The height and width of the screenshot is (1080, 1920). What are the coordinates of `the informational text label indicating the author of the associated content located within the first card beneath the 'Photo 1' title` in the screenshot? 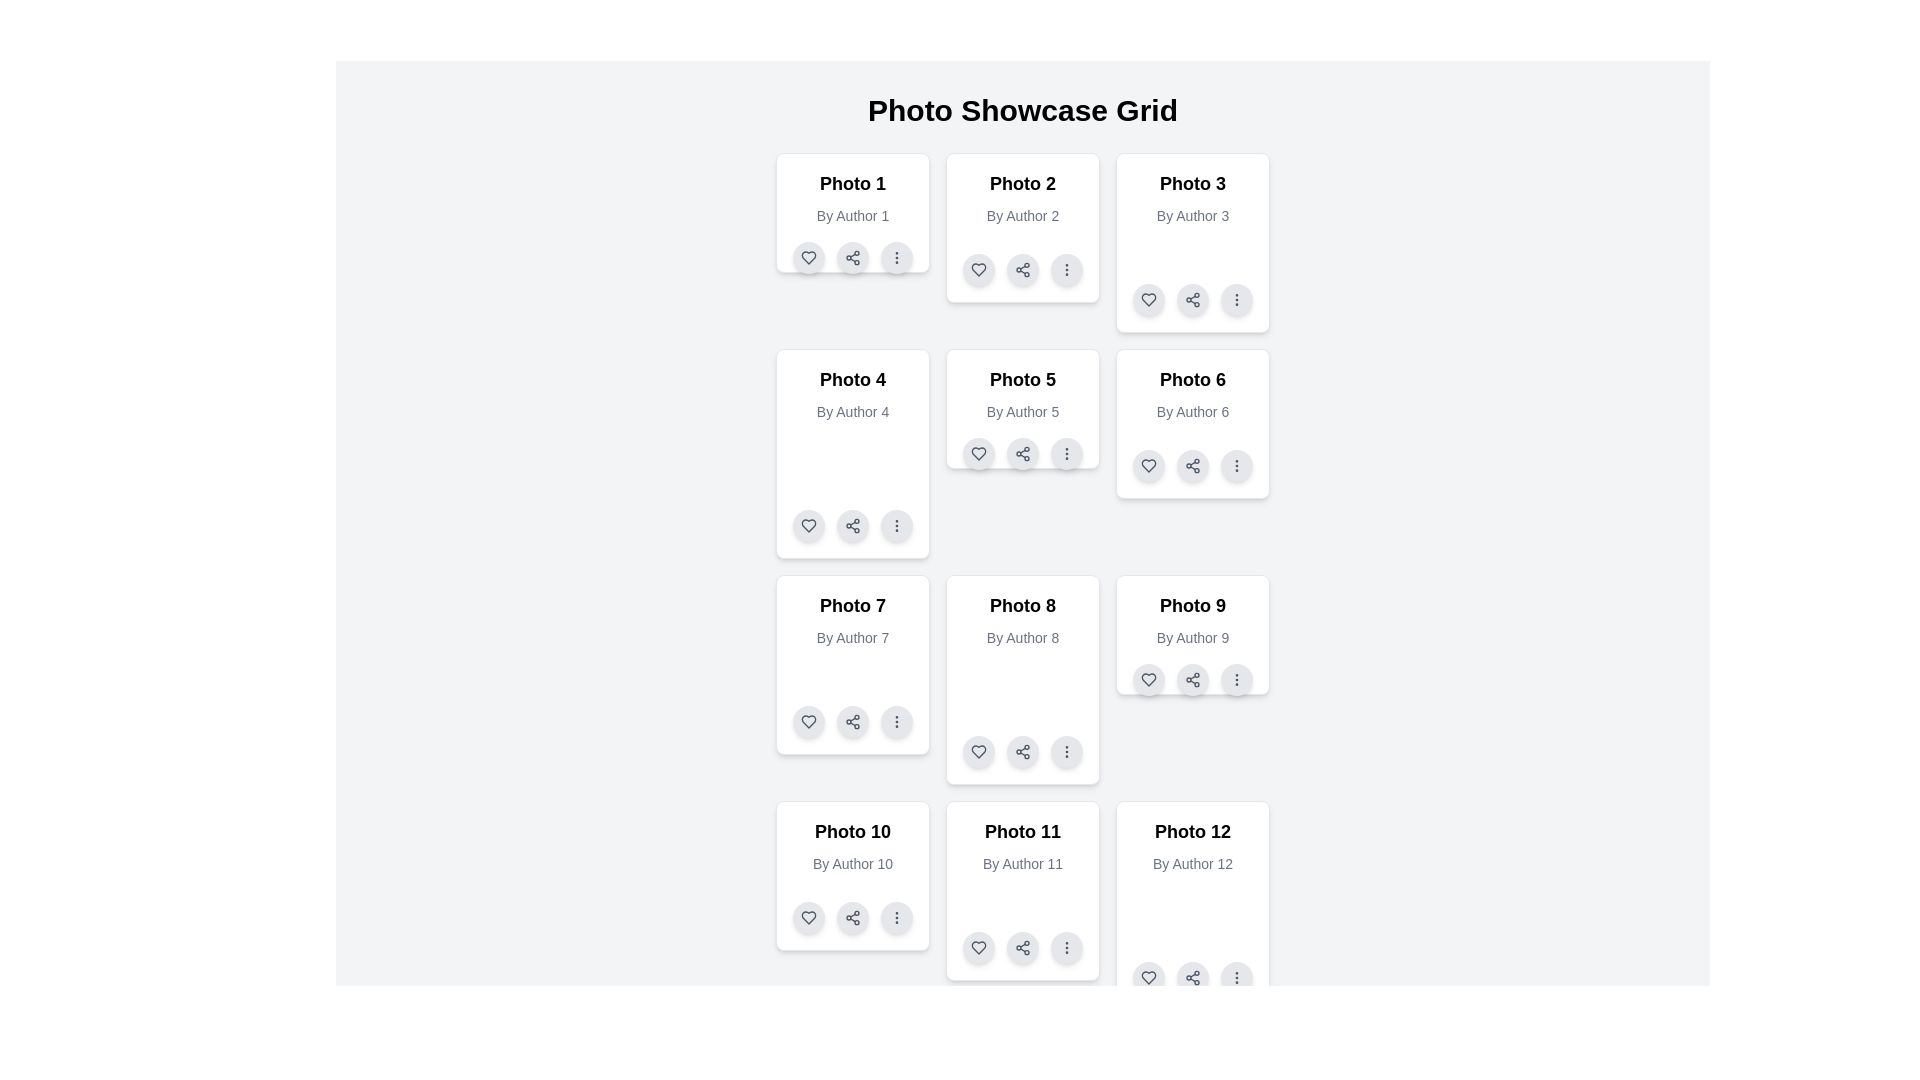 It's located at (853, 216).